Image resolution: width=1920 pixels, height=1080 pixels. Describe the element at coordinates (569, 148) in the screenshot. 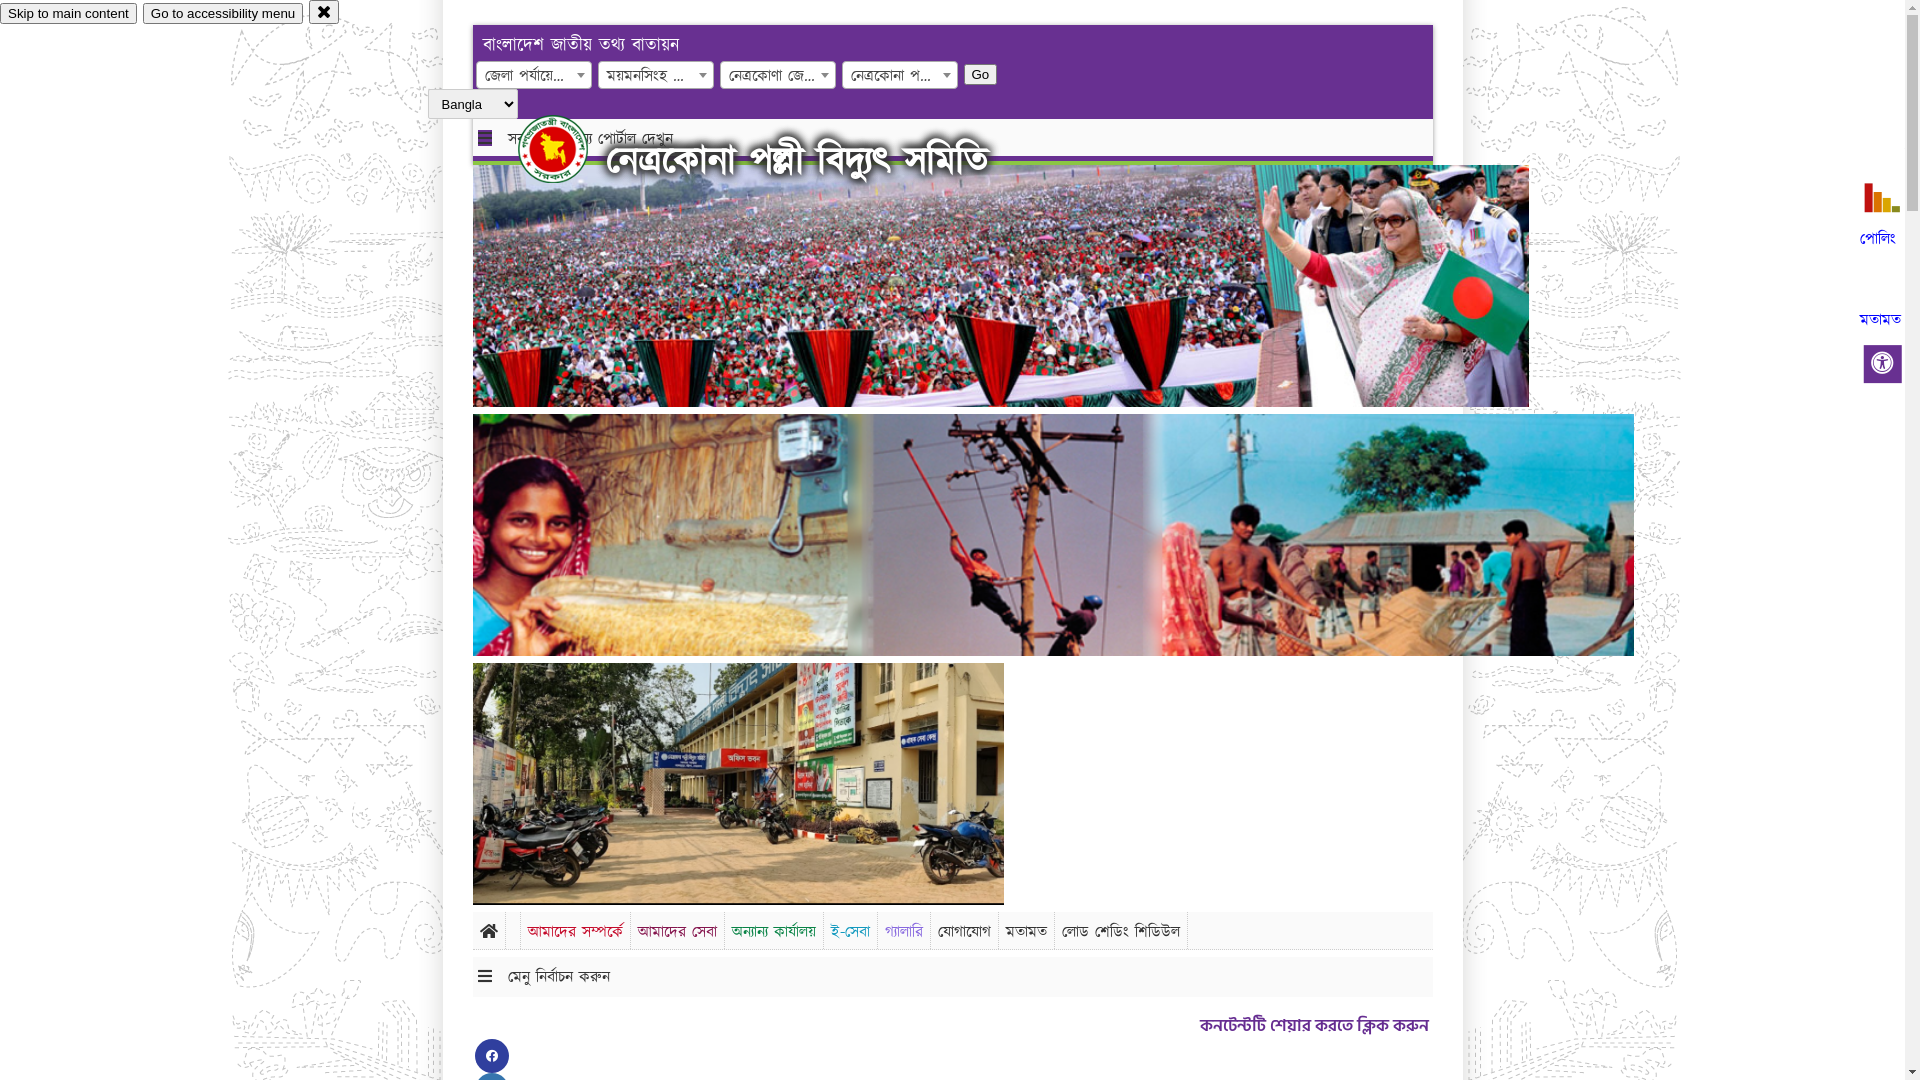

I see `'` at that location.